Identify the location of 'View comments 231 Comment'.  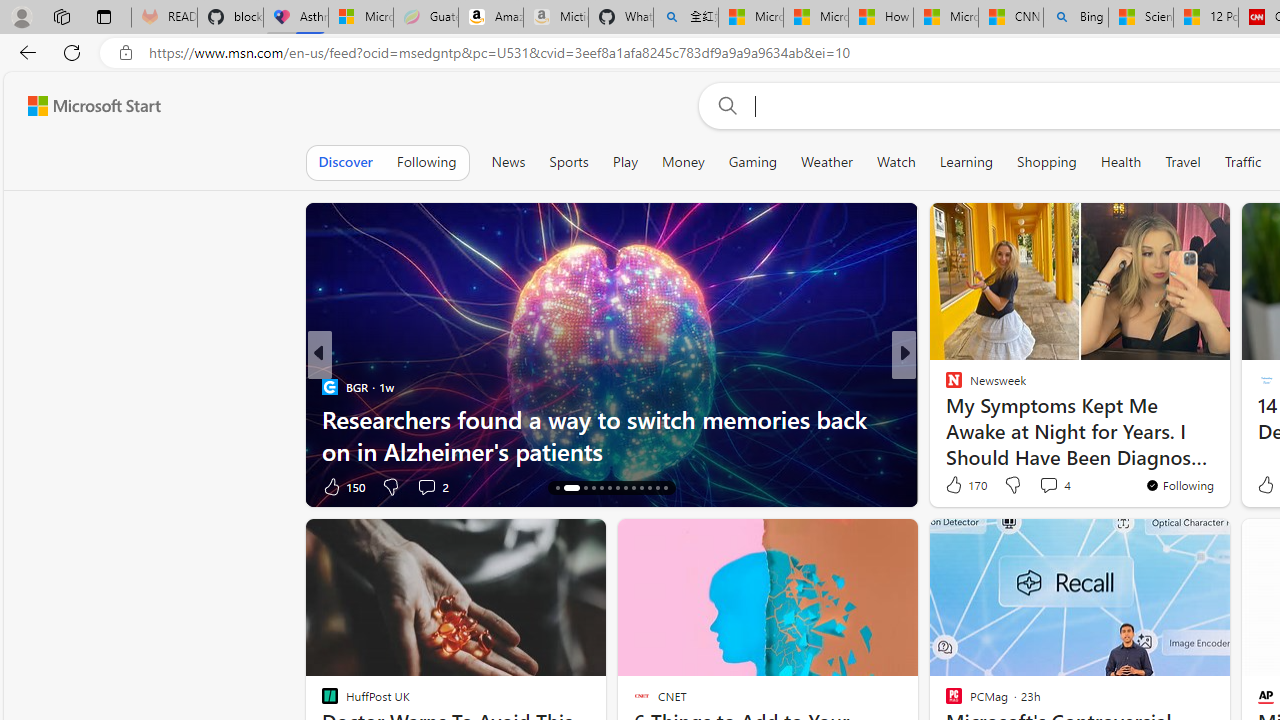
(1047, 486).